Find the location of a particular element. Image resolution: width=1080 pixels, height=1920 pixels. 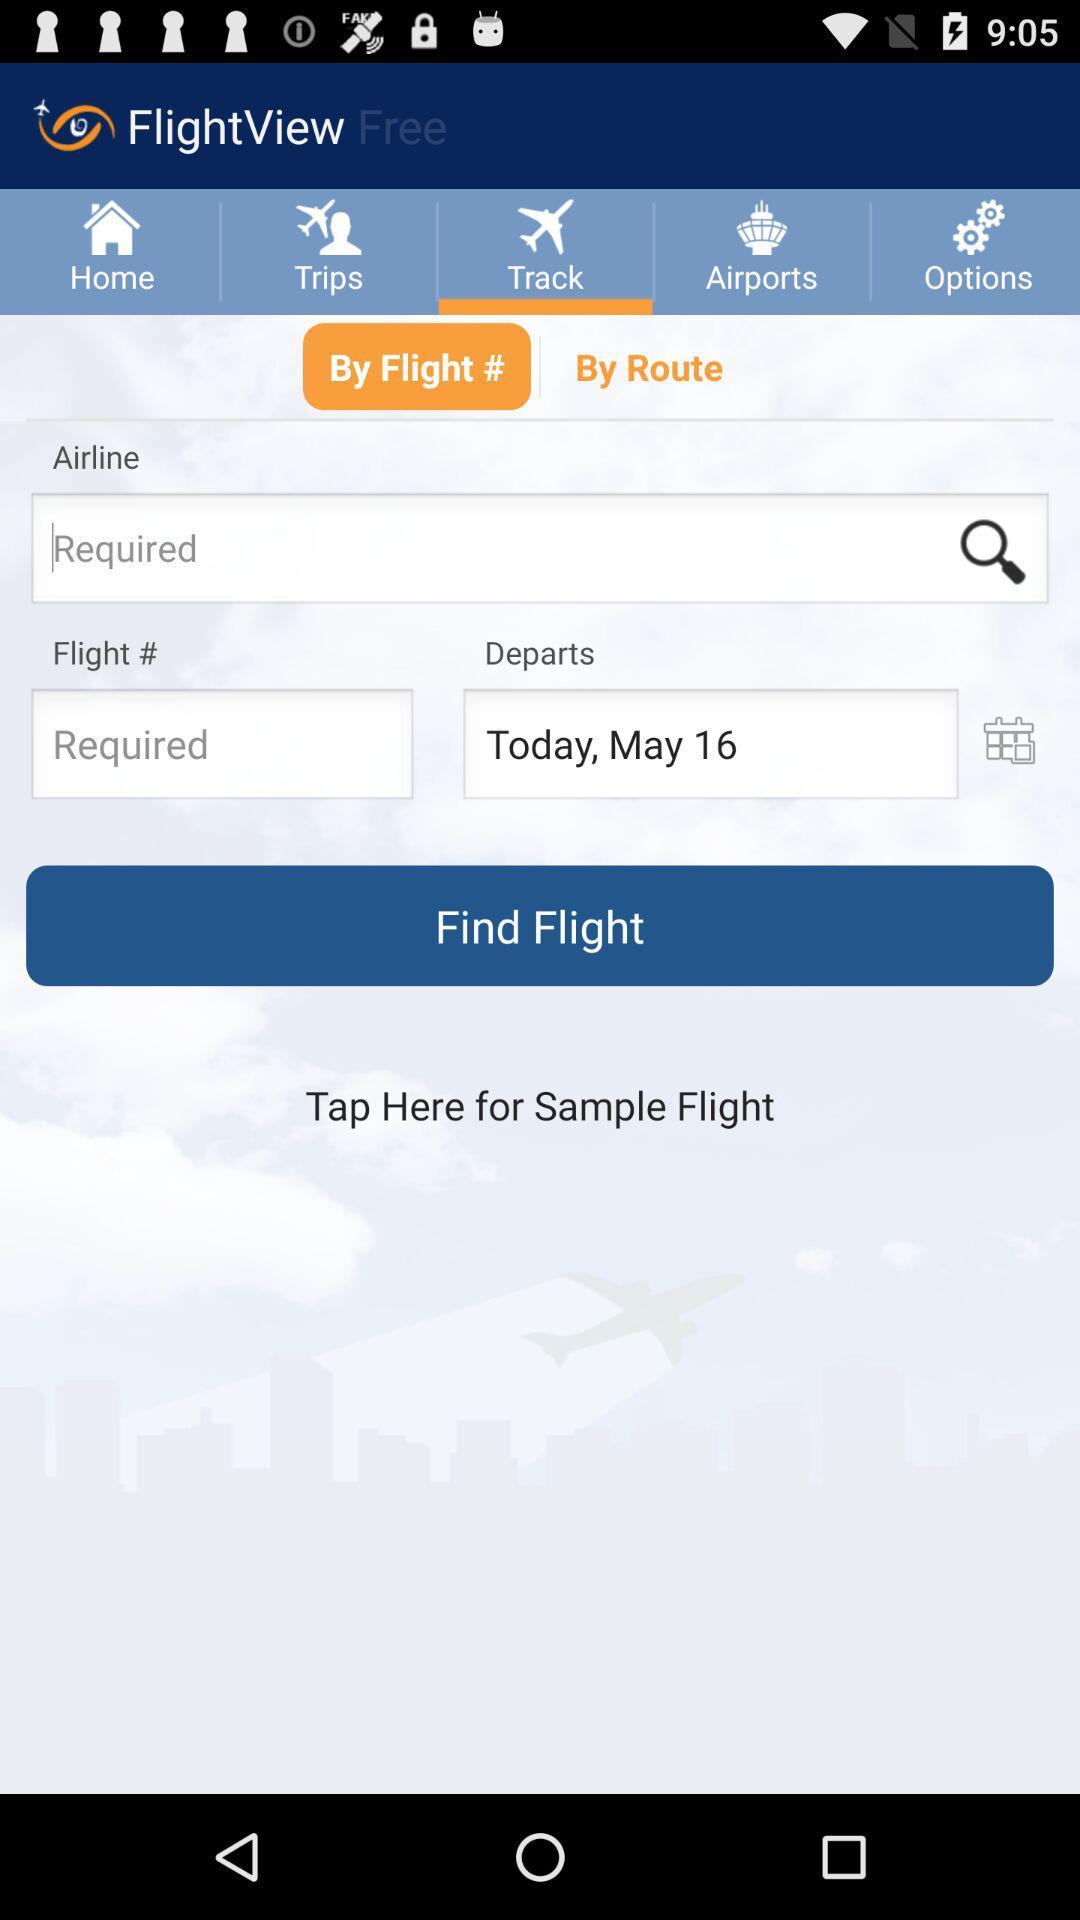

the option which says find flight is located at coordinates (540, 925).